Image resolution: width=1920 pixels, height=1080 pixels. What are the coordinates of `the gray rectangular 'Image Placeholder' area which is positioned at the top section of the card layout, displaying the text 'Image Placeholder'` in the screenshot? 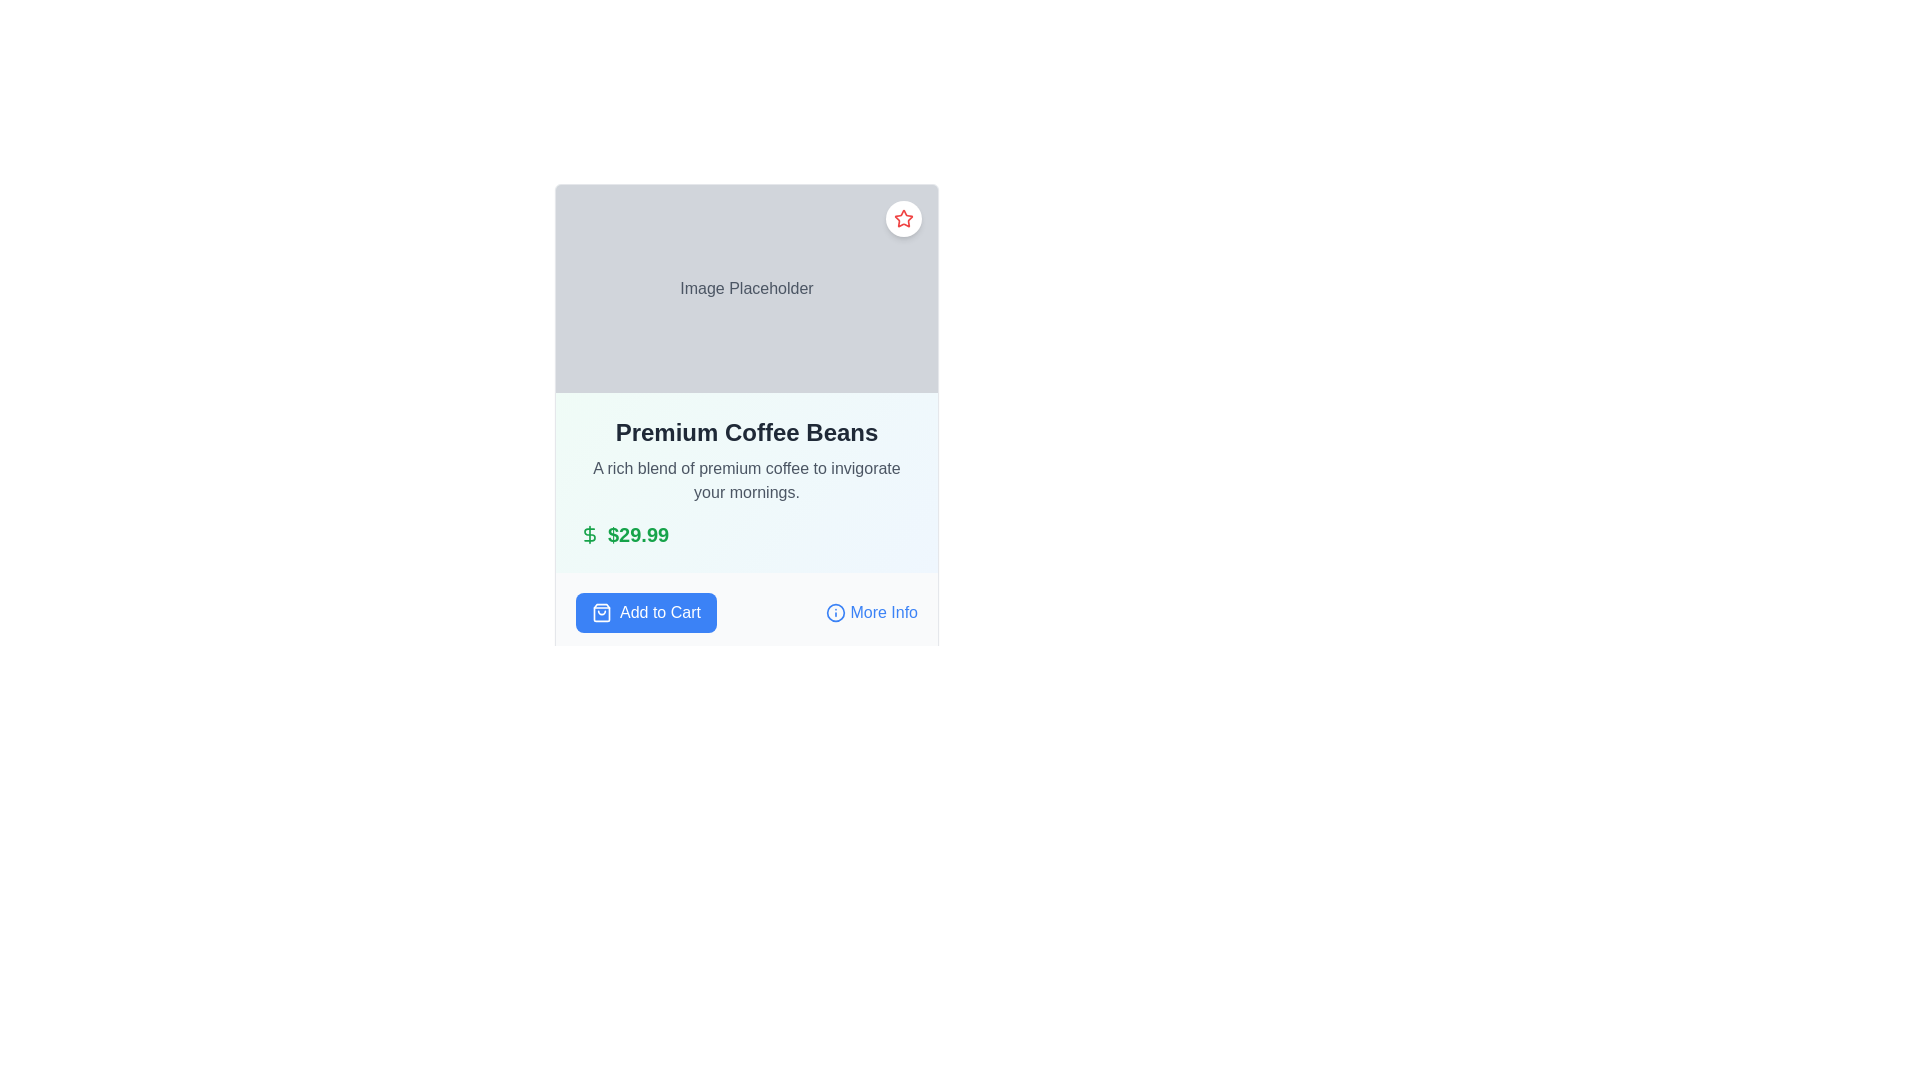 It's located at (746, 289).